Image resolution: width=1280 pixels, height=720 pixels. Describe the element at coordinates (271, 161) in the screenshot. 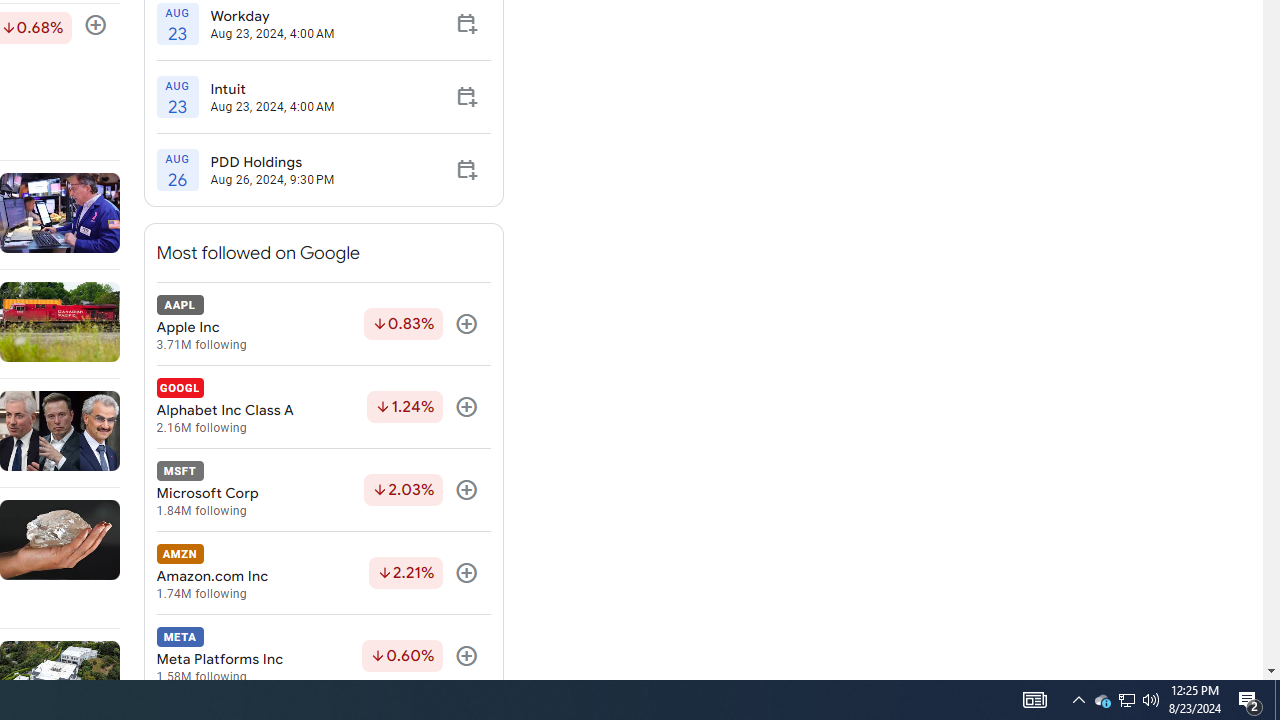

I see `'PDD Holdings'` at that location.